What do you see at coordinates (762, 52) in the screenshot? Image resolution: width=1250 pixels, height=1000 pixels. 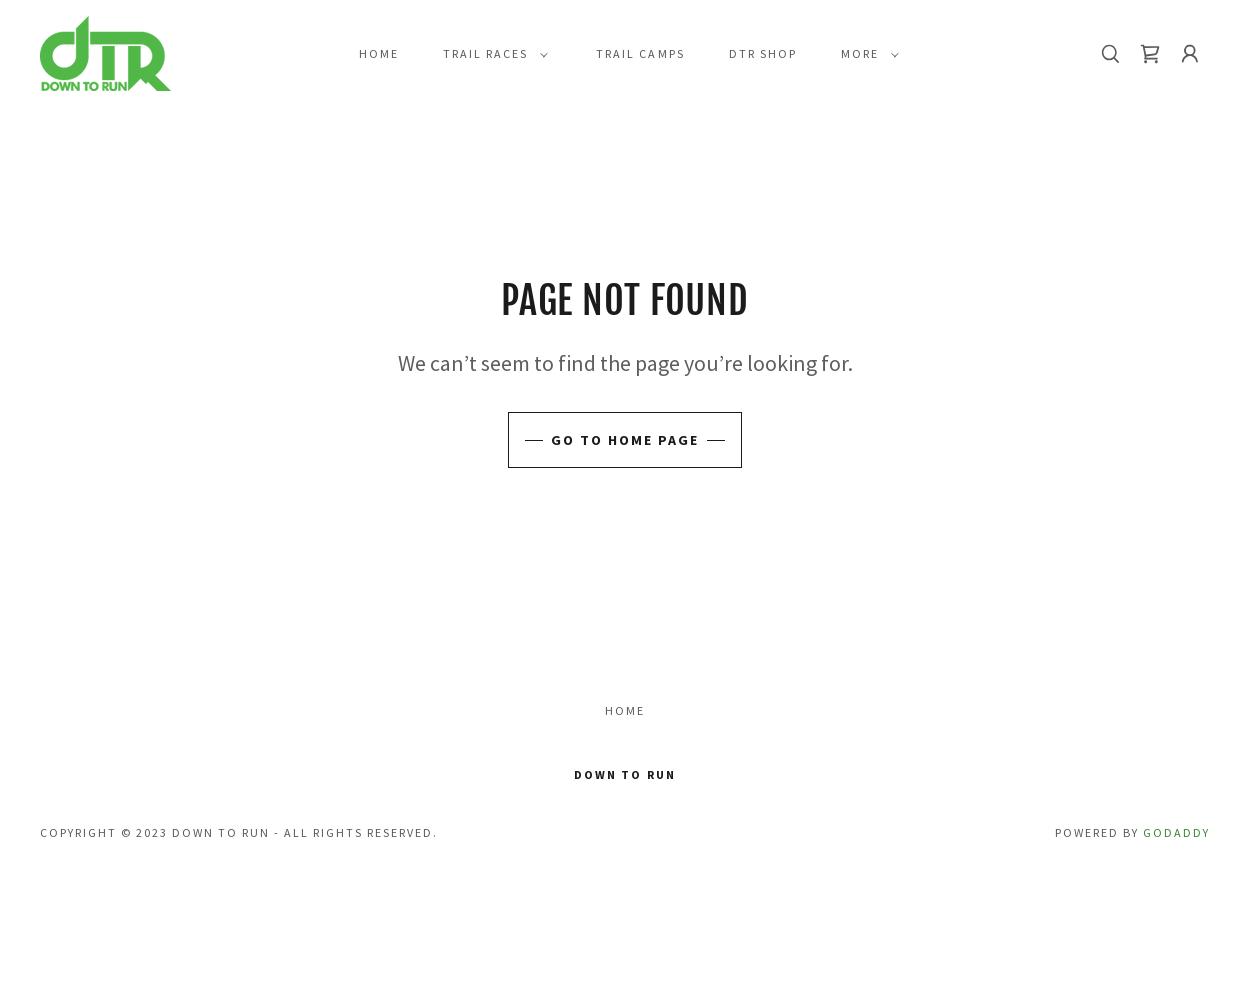 I see `'DTR Shop'` at bounding box center [762, 52].